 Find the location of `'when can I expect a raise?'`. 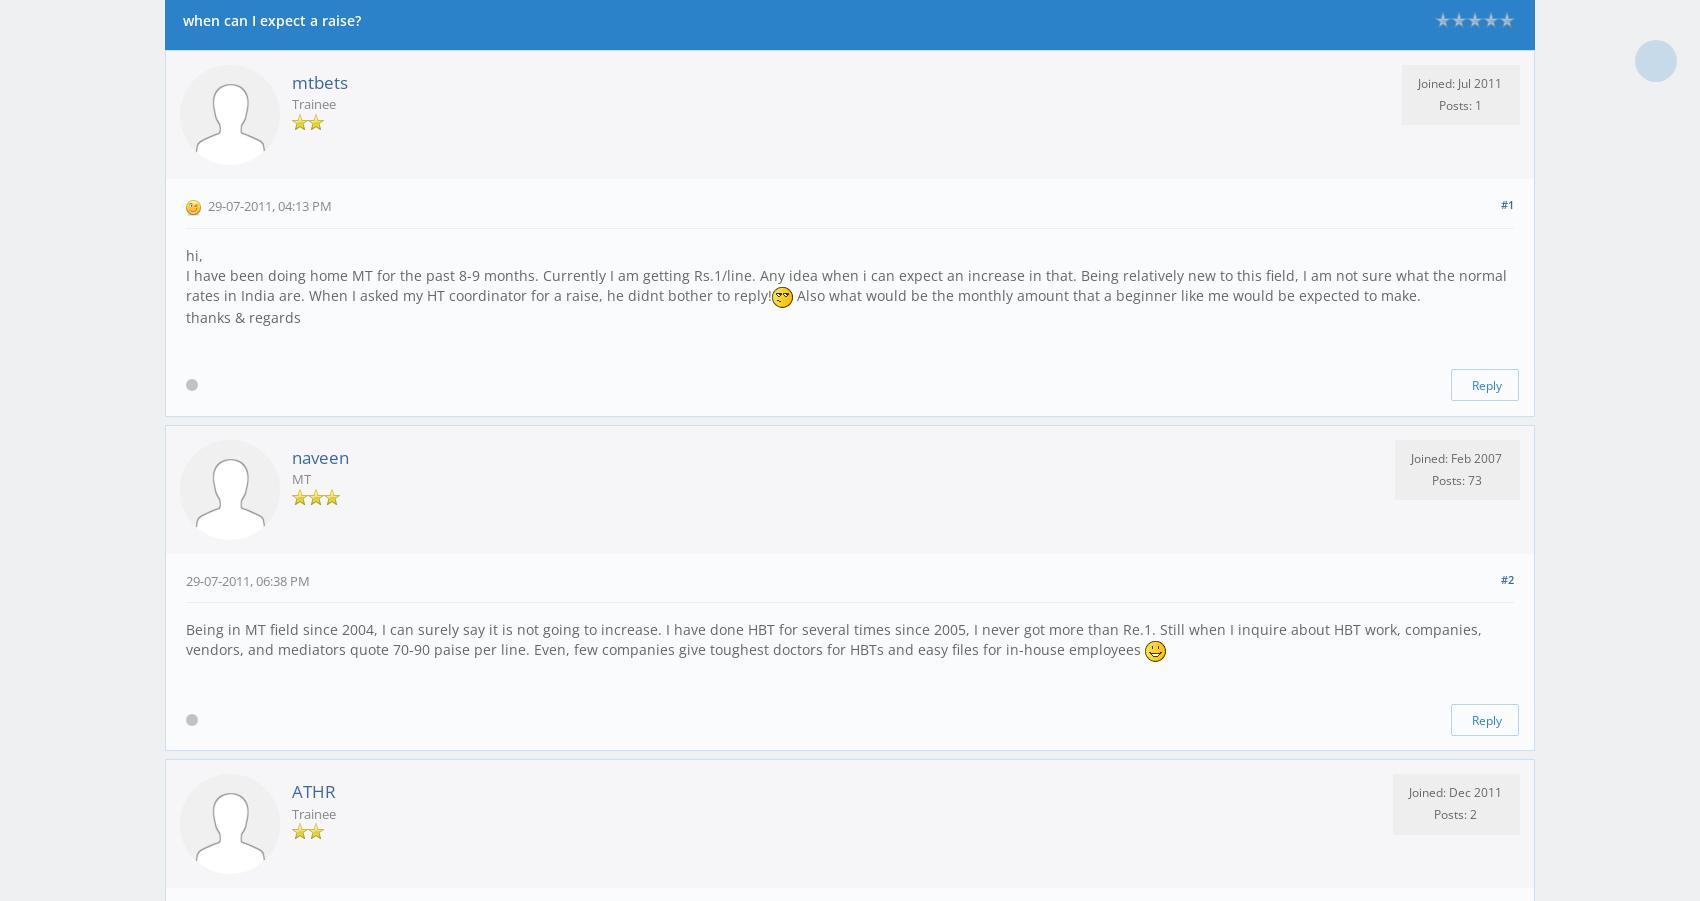

'when can I expect a raise?' is located at coordinates (270, 19).